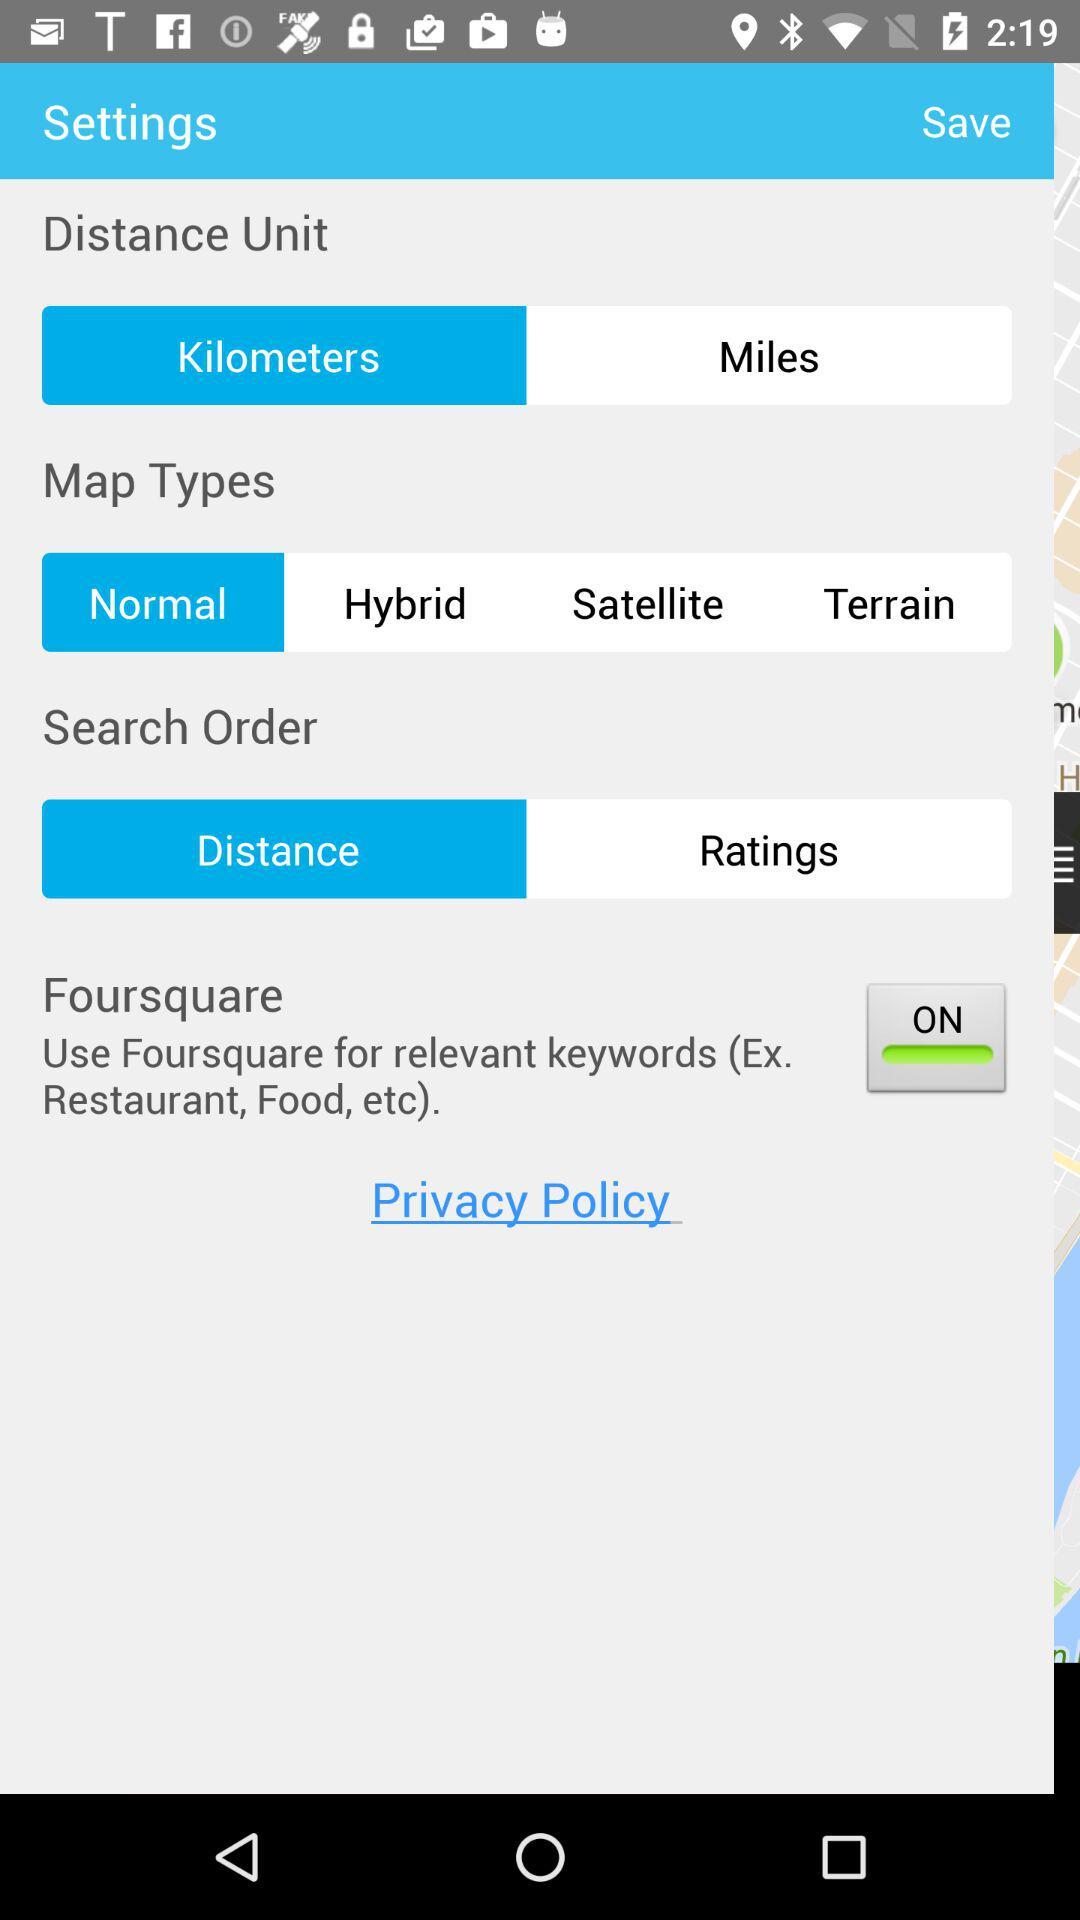 The image size is (1080, 1920). What do you see at coordinates (405, 601) in the screenshot?
I see `icon to the right of normal  item` at bounding box center [405, 601].